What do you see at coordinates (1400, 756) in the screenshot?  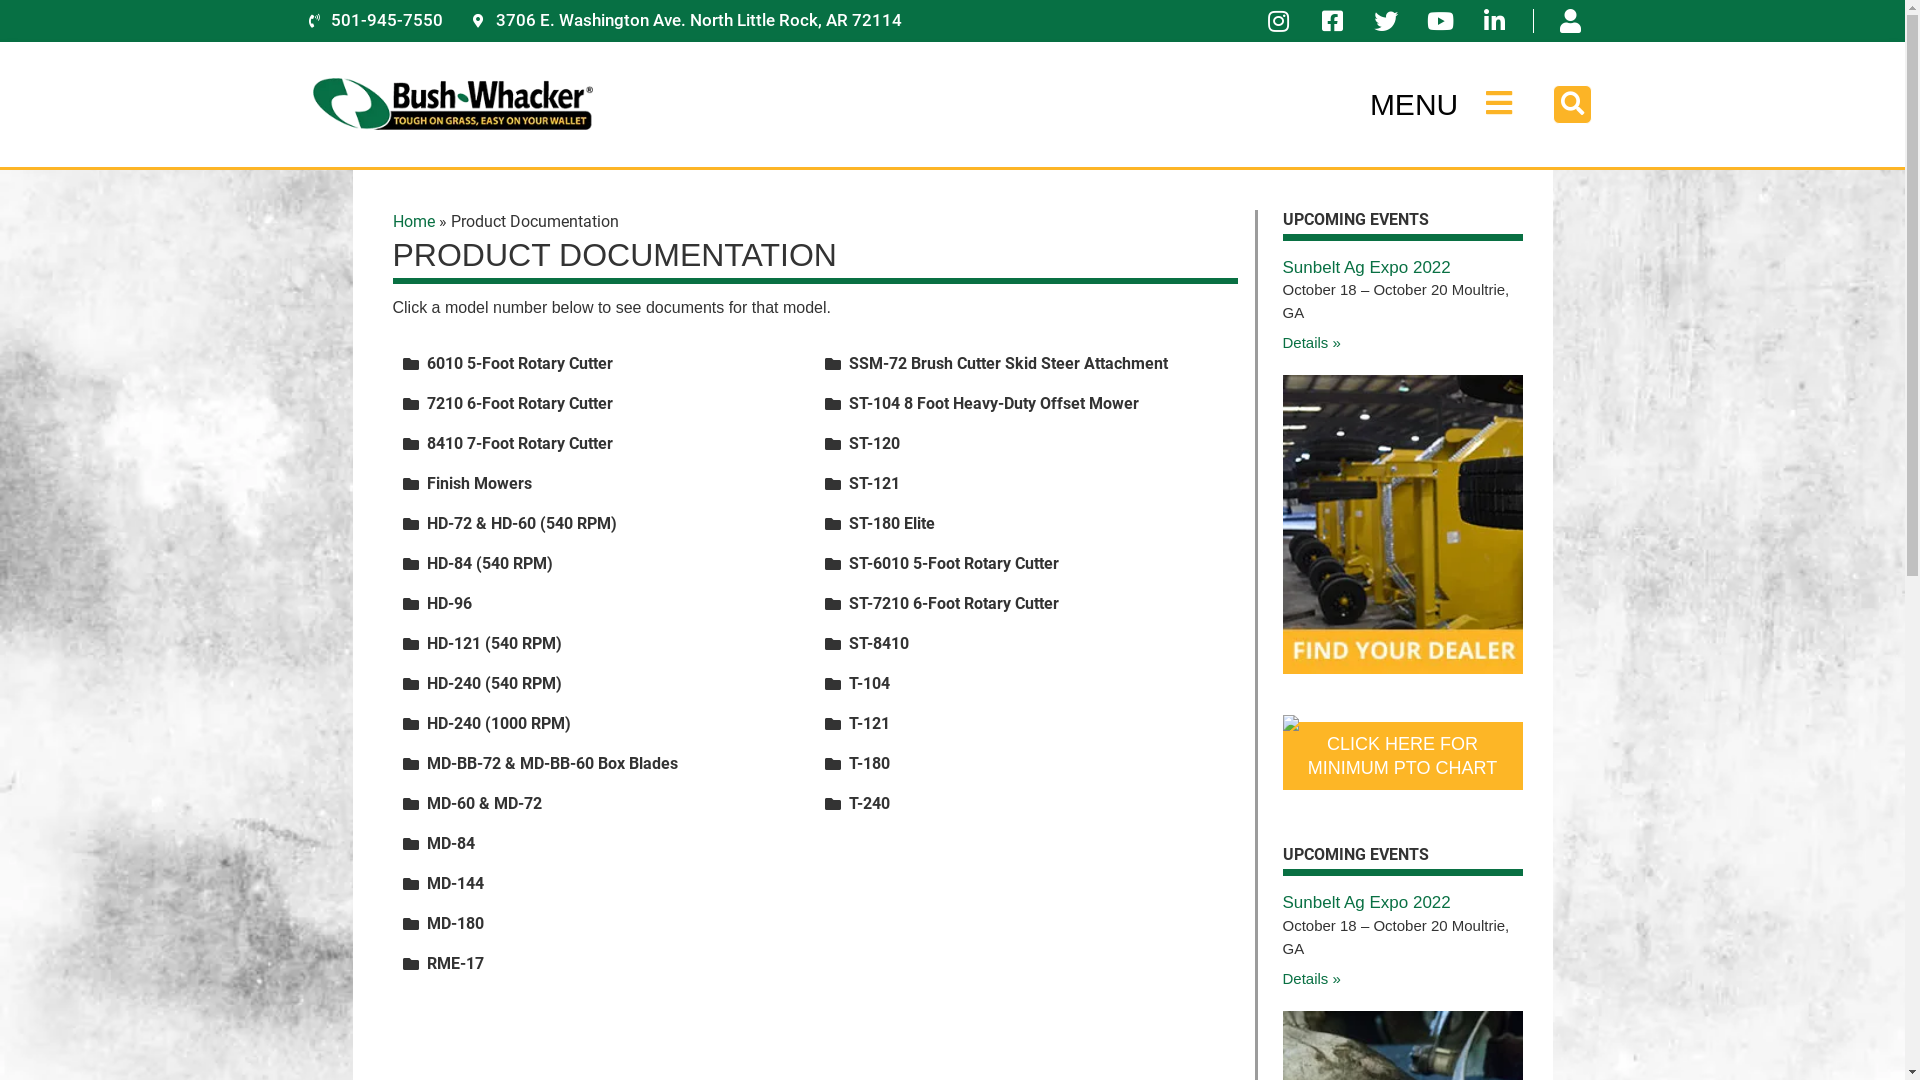 I see `'CLICK HERE FOR MINIMUM PTO CHART'` at bounding box center [1400, 756].